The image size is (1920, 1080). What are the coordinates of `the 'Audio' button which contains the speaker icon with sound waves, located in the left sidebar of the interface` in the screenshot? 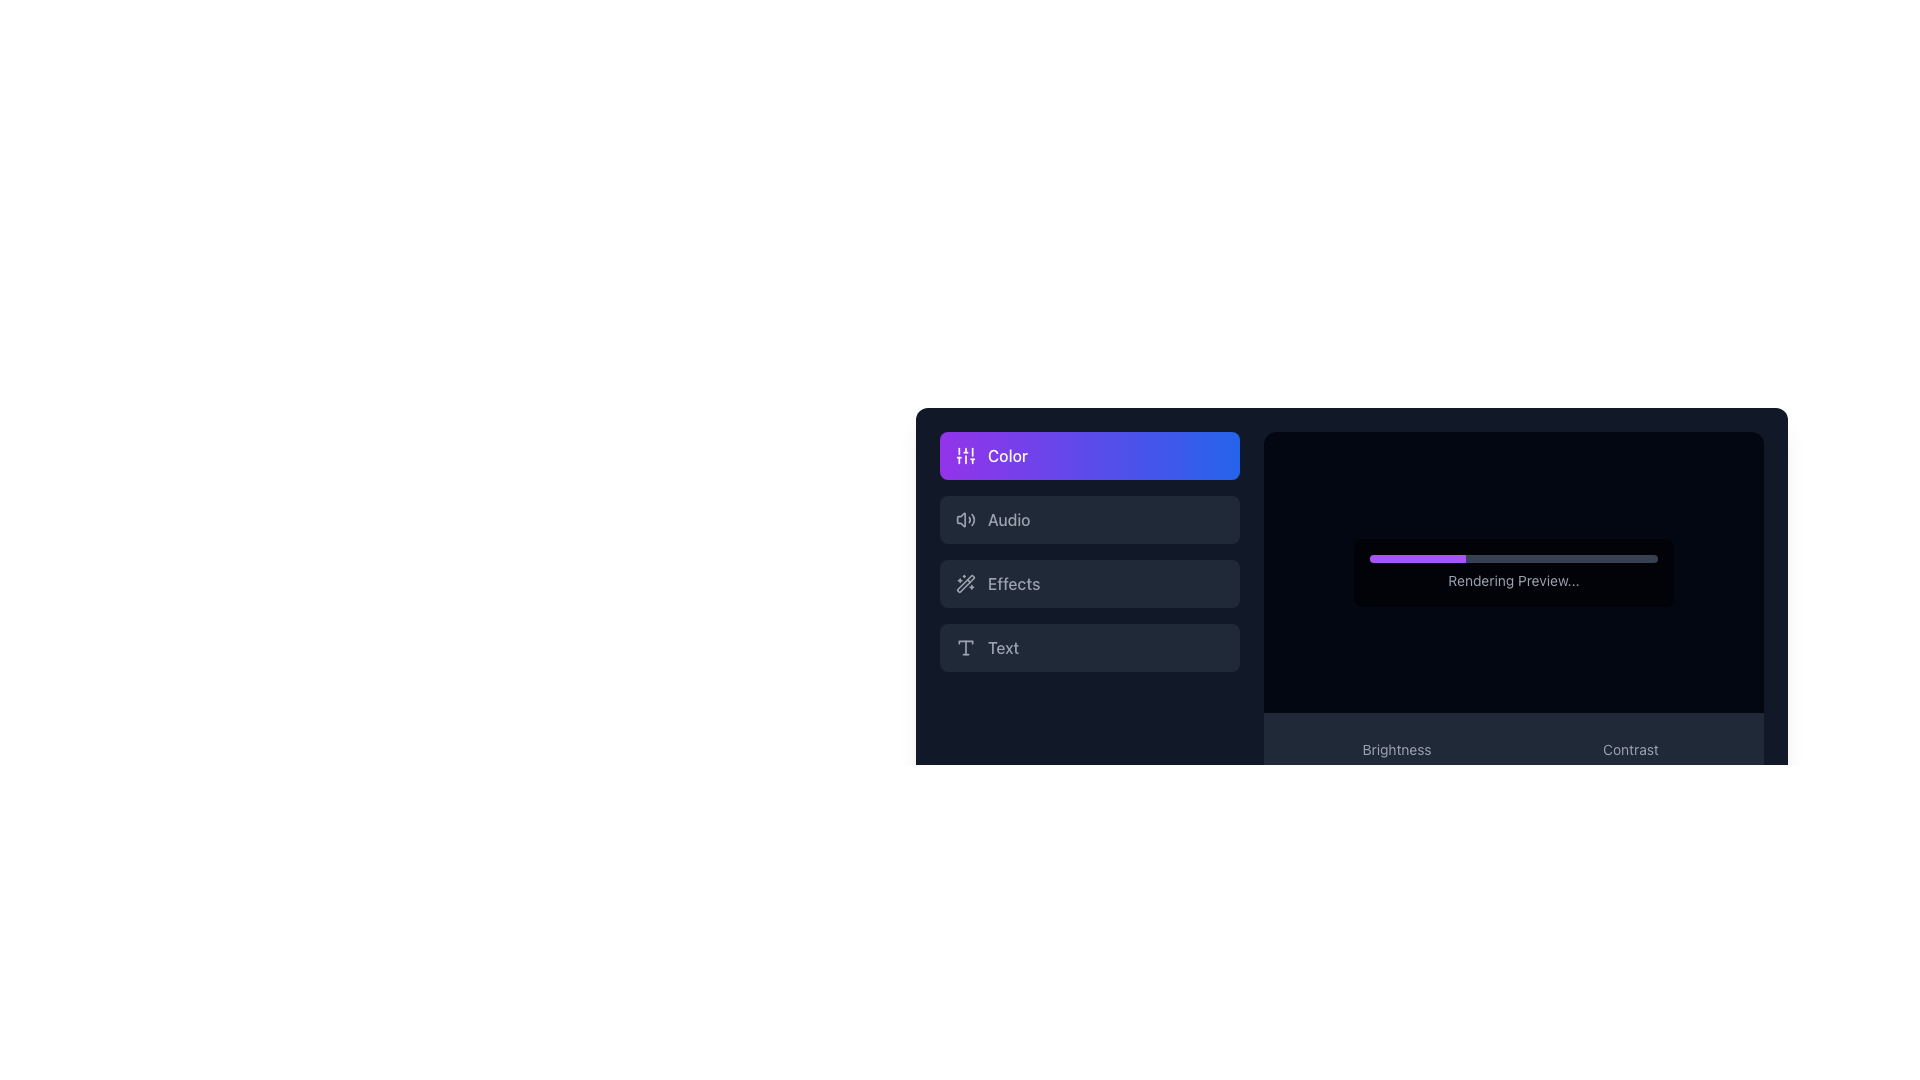 It's located at (965, 519).